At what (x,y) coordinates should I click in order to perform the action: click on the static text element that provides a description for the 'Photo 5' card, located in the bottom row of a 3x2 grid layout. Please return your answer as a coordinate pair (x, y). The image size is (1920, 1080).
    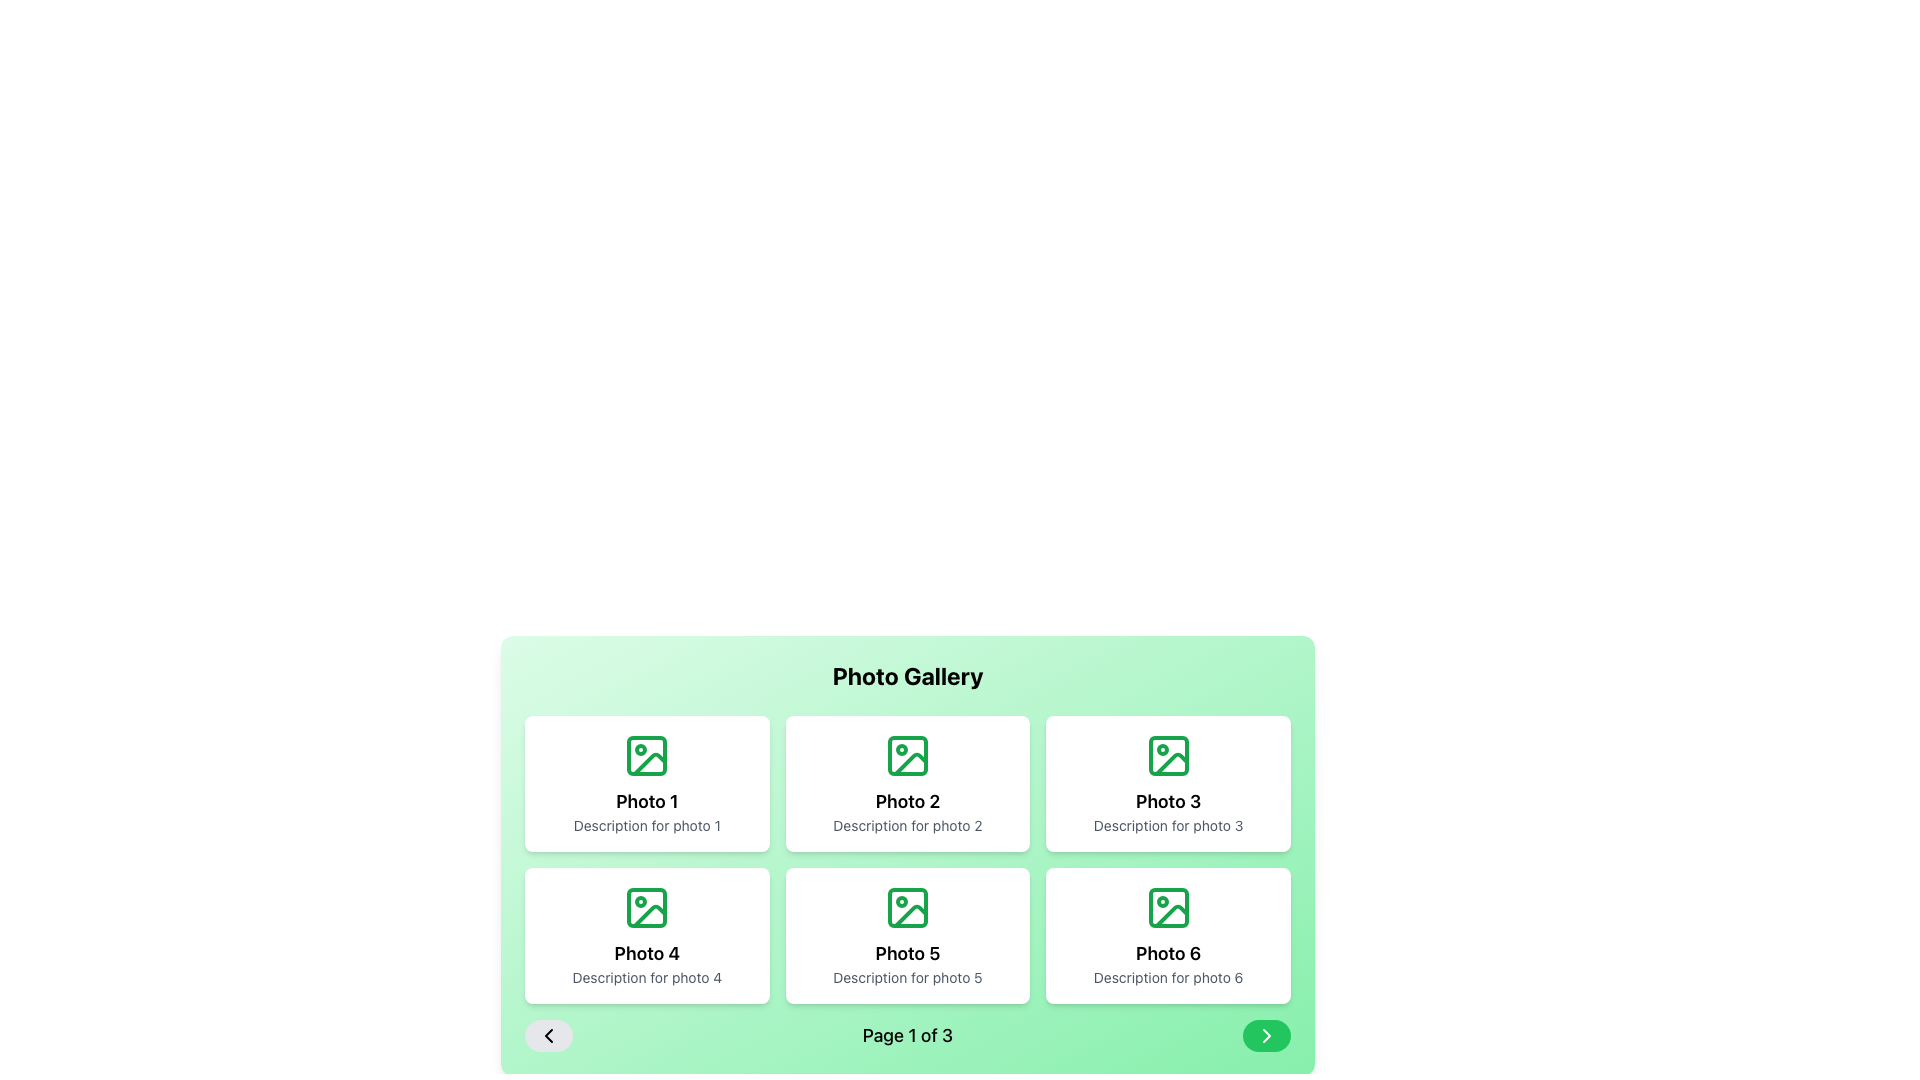
    Looking at the image, I should click on (906, 977).